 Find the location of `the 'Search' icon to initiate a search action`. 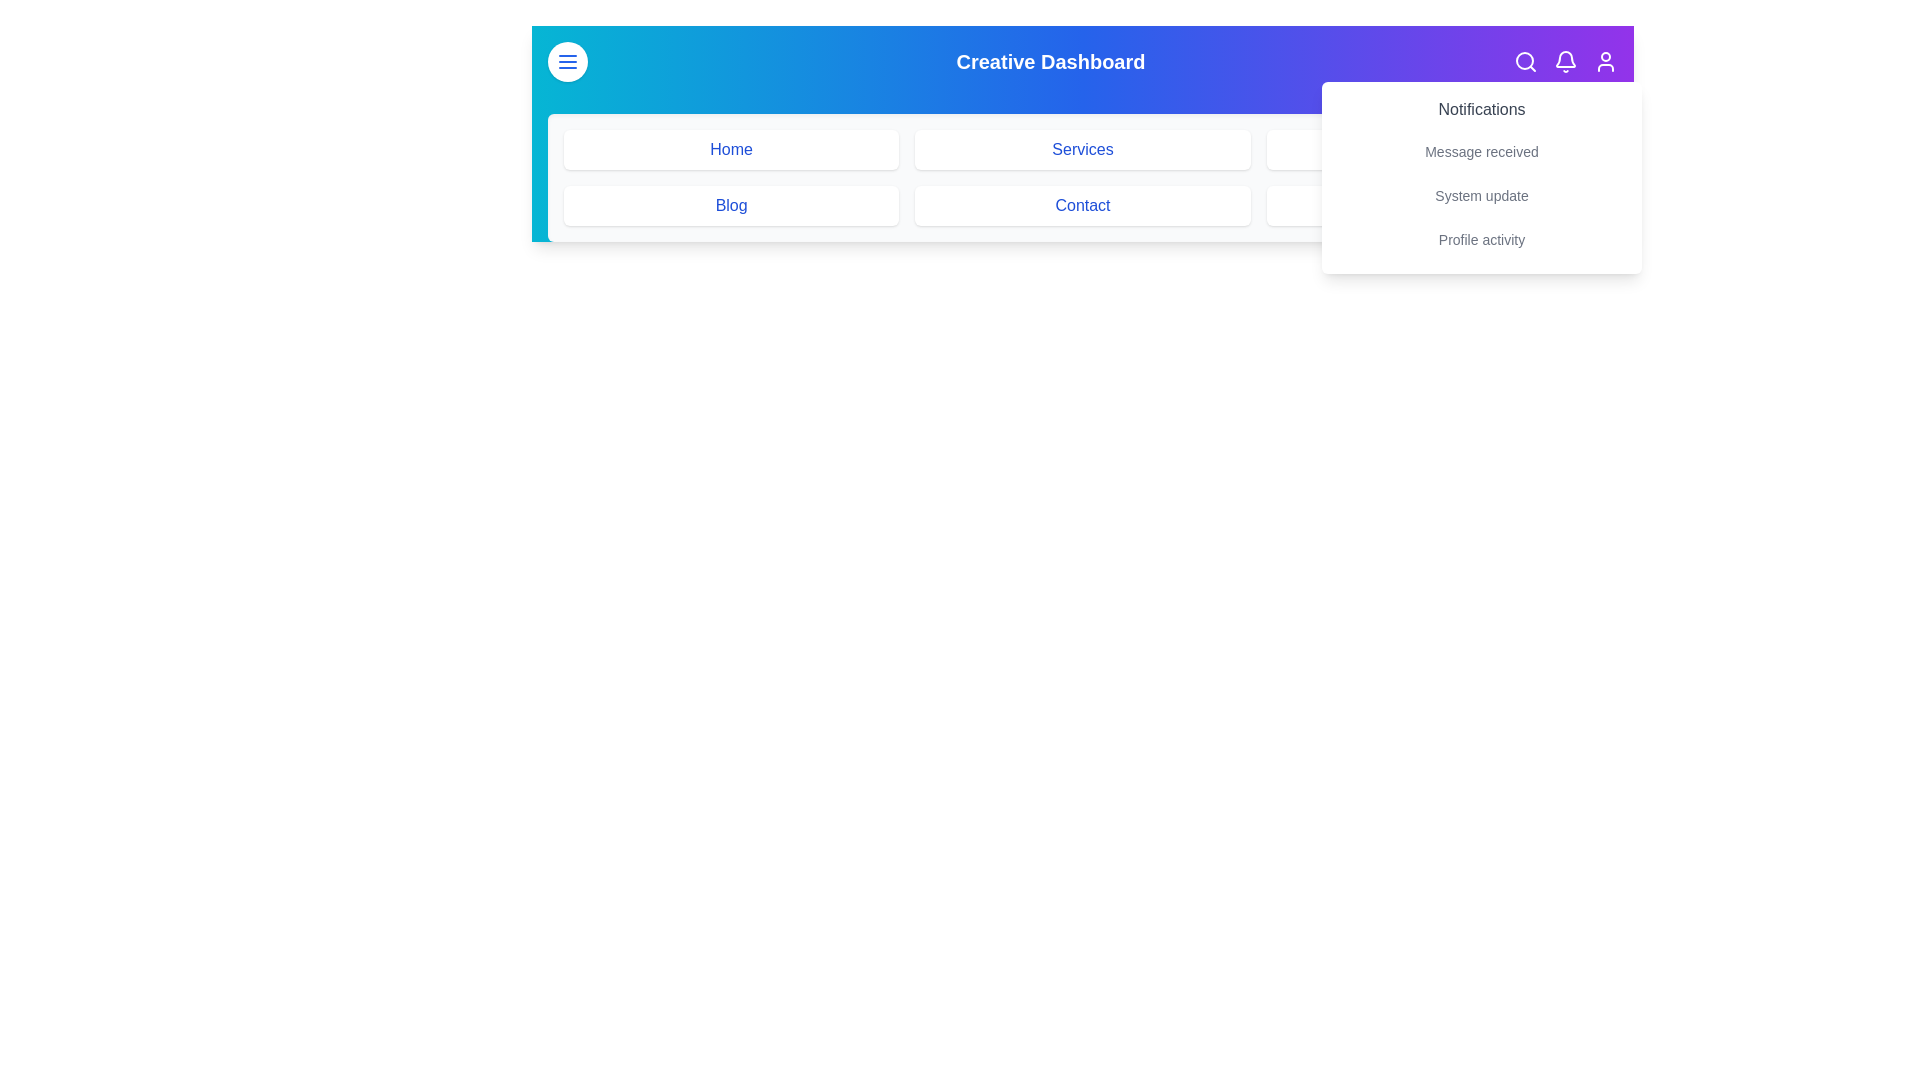

the 'Search' icon to initiate a search action is located at coordinates (1525, 60).